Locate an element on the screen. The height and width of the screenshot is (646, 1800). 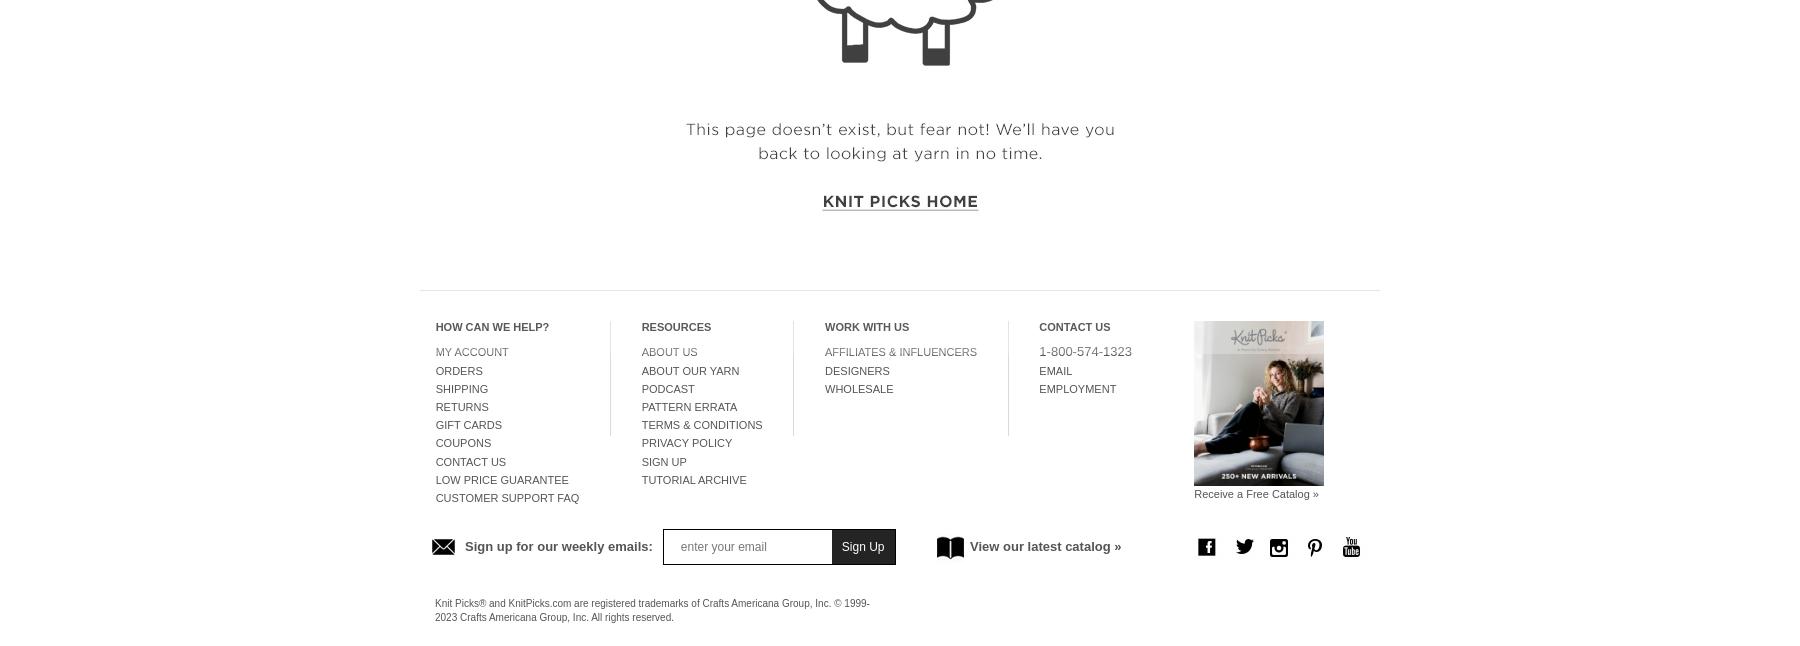
'Work With Us' is located at coordinates (867, 326).